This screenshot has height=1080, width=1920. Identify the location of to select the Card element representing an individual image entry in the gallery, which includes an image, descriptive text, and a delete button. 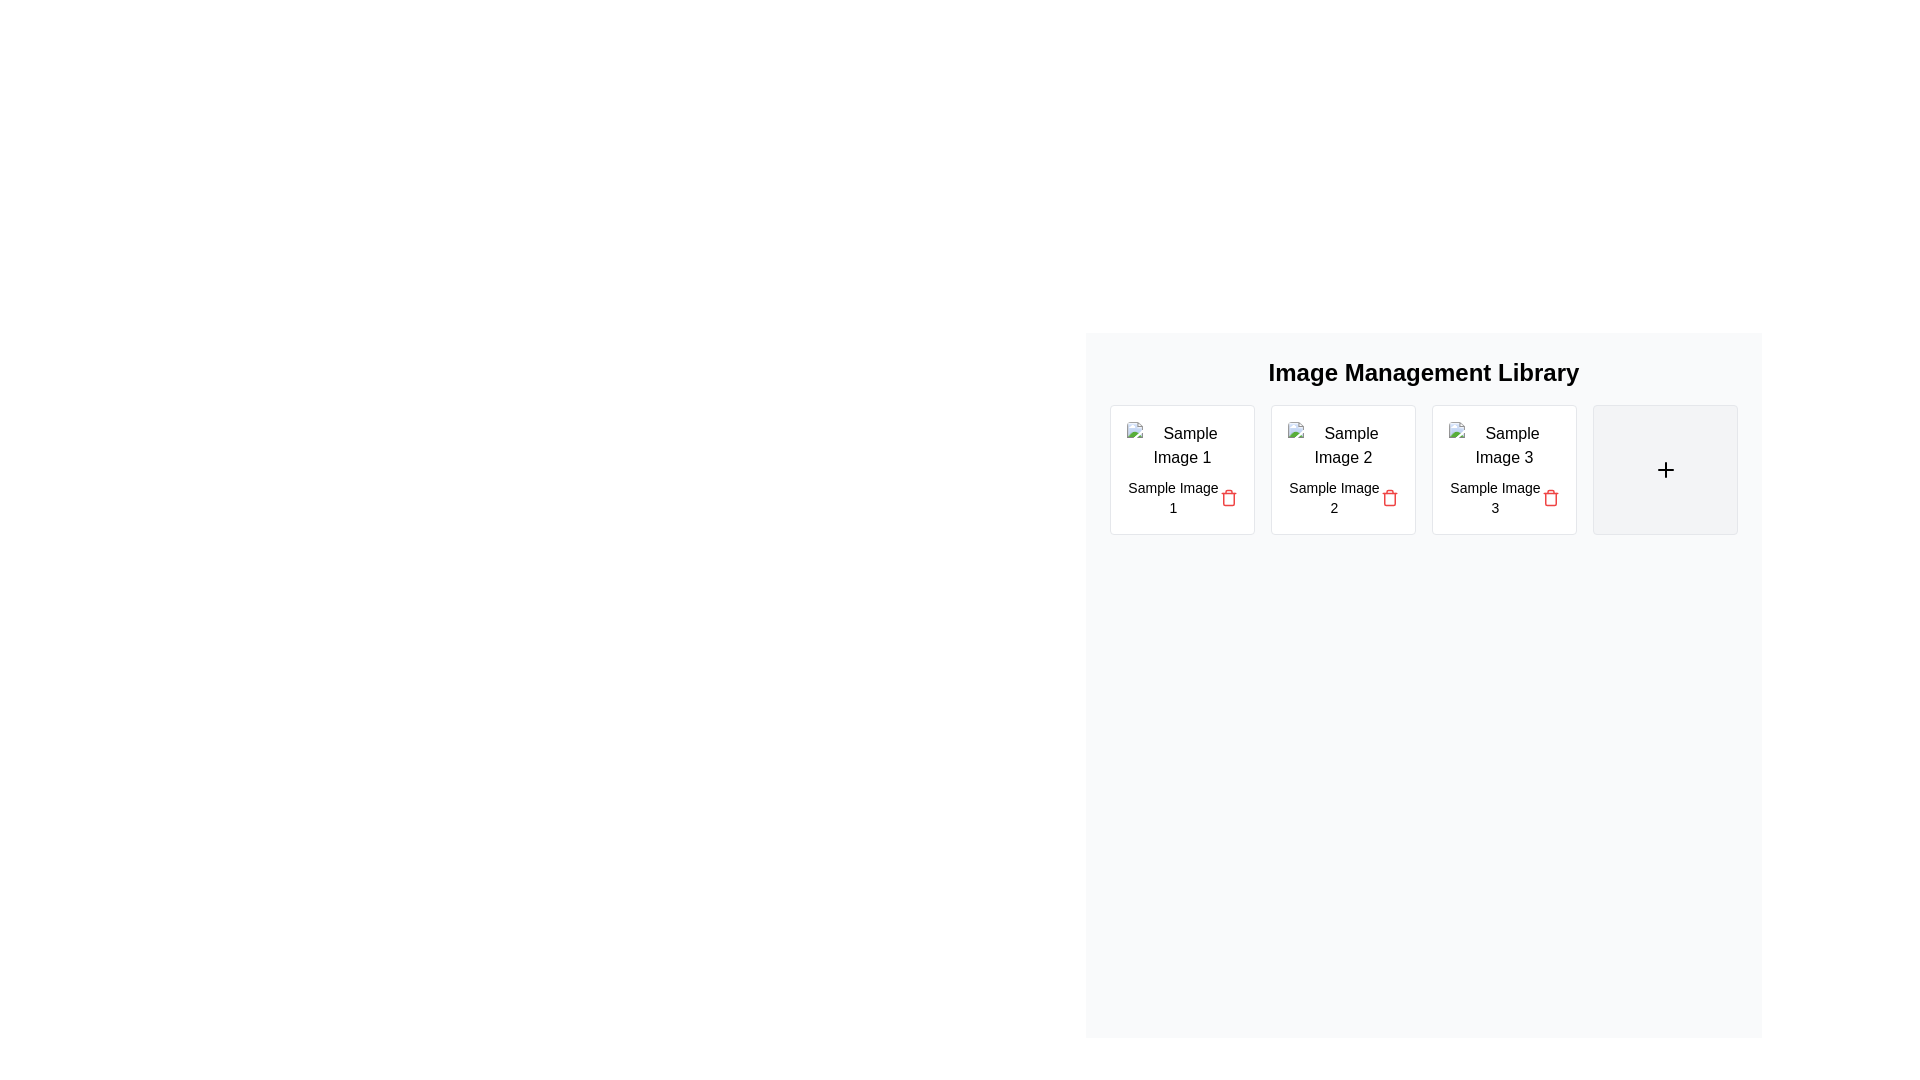
(1504, 470).